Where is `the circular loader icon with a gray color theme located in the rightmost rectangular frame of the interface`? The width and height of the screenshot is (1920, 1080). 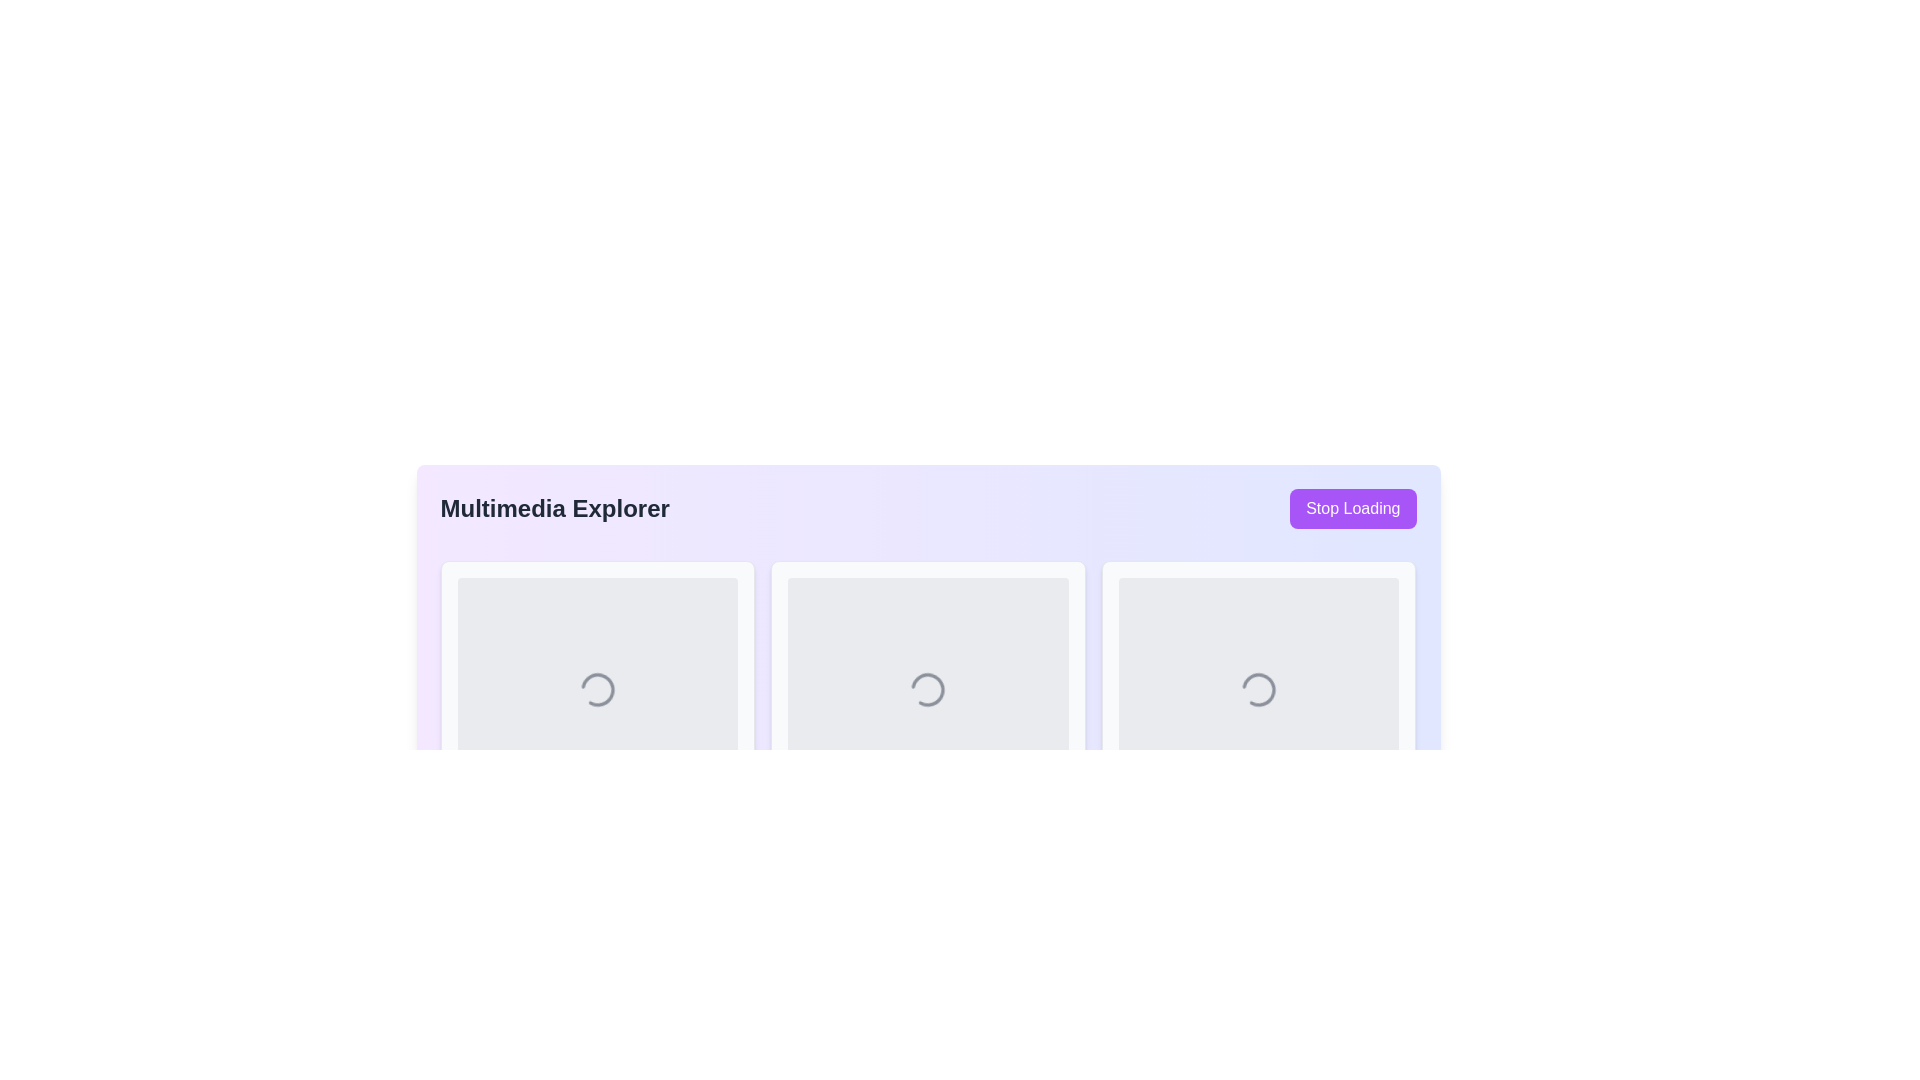 the circular loader icon with a gray color theme located in the rightmost rectangular frame of the interface is located at coordinates (1258, 689).